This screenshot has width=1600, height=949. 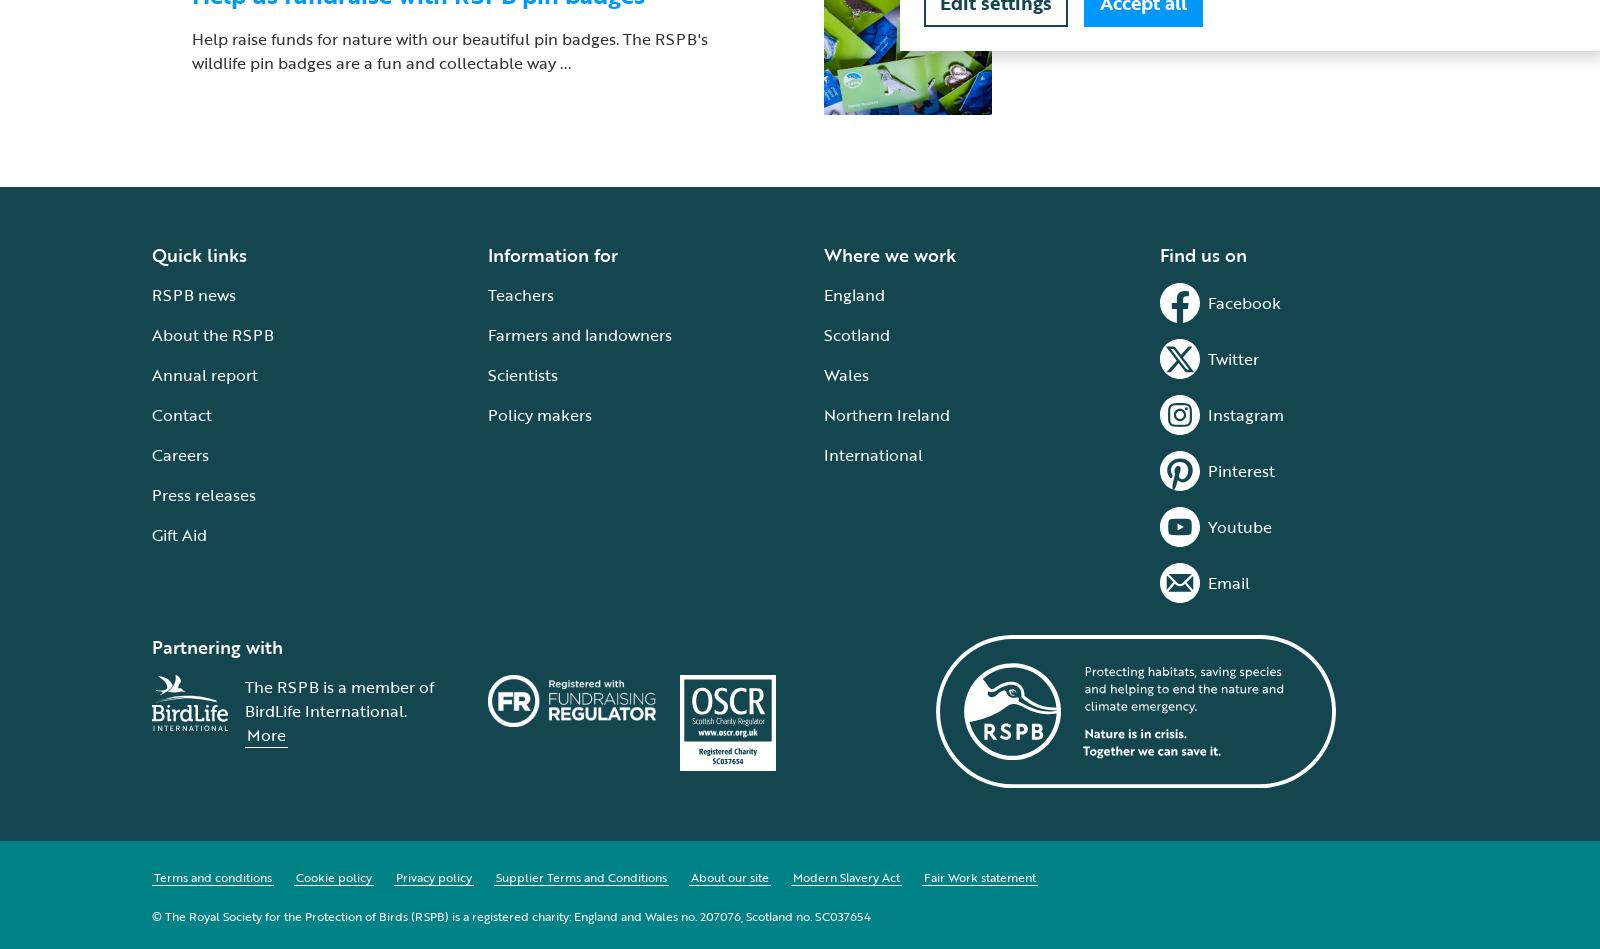 What do you see at coordinates (1239, 525) in the screenshot?
I see `'Youtube'` at bounding box center [1239, 525].